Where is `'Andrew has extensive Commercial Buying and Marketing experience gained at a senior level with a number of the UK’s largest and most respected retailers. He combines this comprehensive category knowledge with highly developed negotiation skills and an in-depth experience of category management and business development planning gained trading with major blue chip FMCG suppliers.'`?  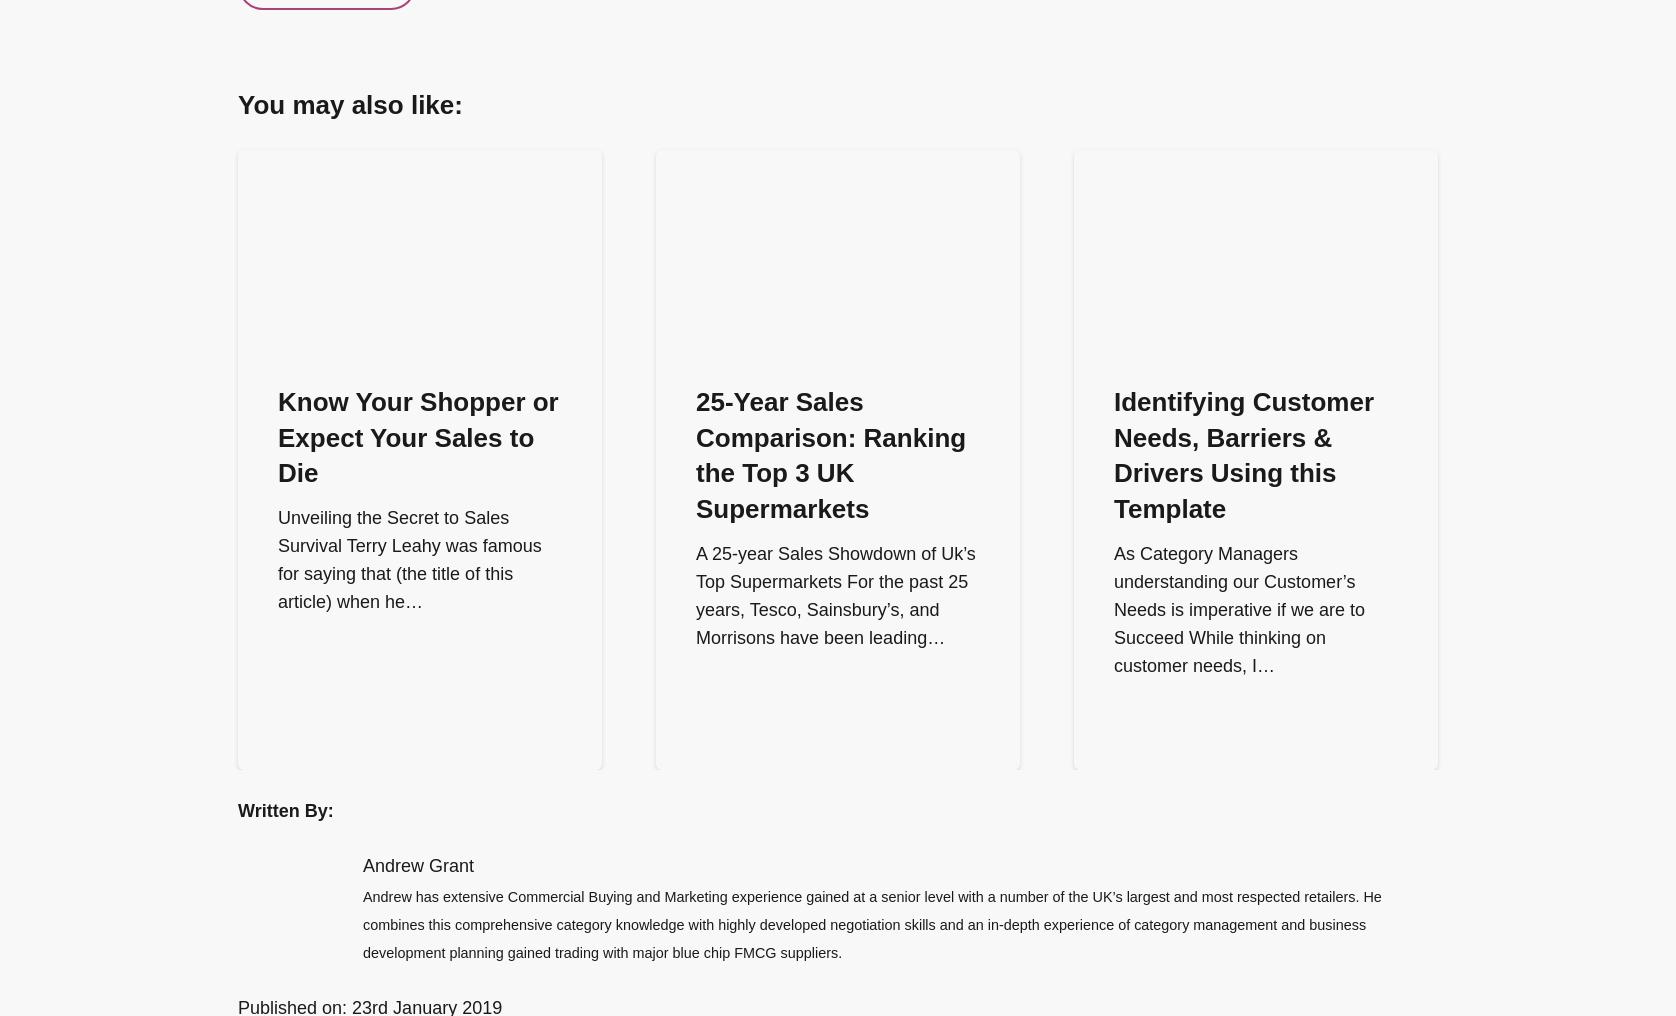
'Andrew has extensive Commercial Buying and Marketing experience gained at a senior level with a number of the UK’s largest and most respected retailers. He combines this comprehensive category knowledge with highly developed negotiation skills and an in-depth experience of category management and business development planning gained trading with major blue chip FMCG suppliers.' is located at coordinates (872, 922).